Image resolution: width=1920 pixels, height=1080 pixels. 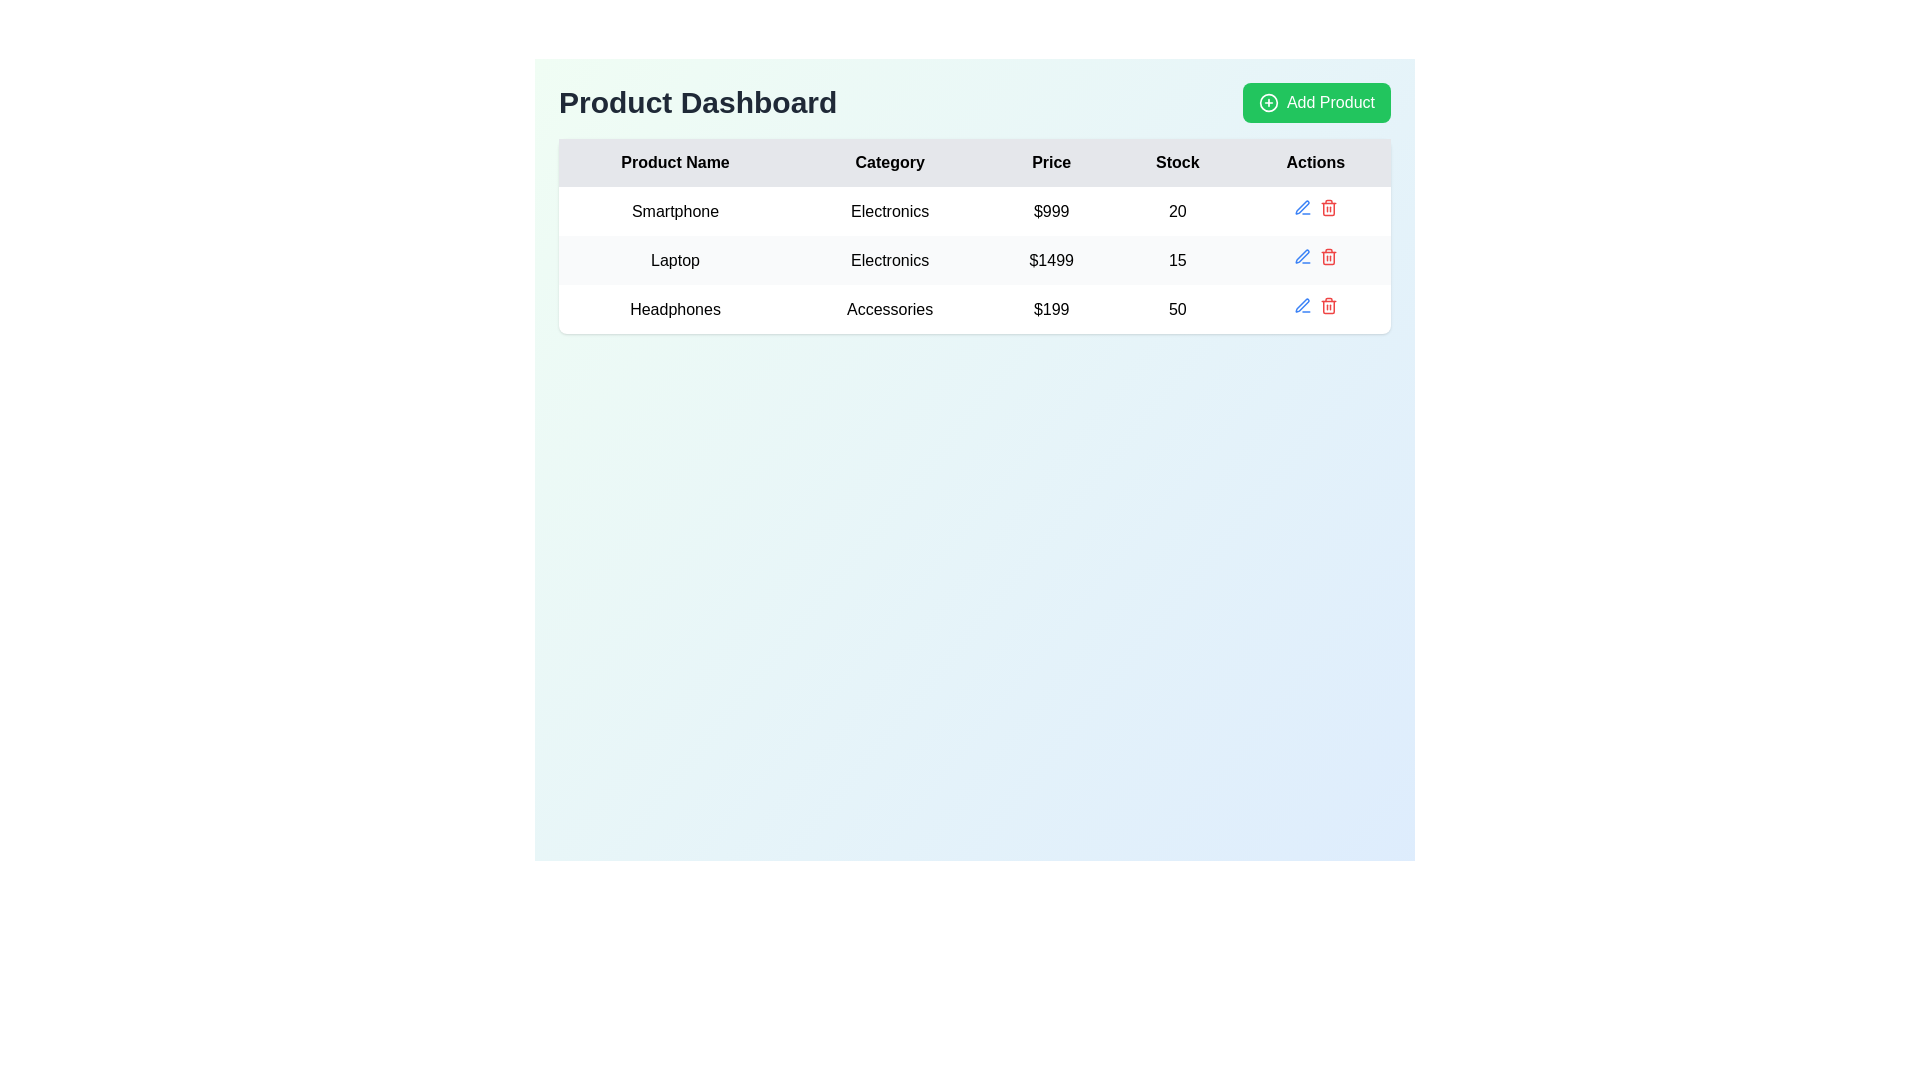 I want to click on the Table Header labeled 'Actions', which is the last header in the row, positioned on the far-right, below the 'Product Dashboard' heading, so click(x=1315, y=161).